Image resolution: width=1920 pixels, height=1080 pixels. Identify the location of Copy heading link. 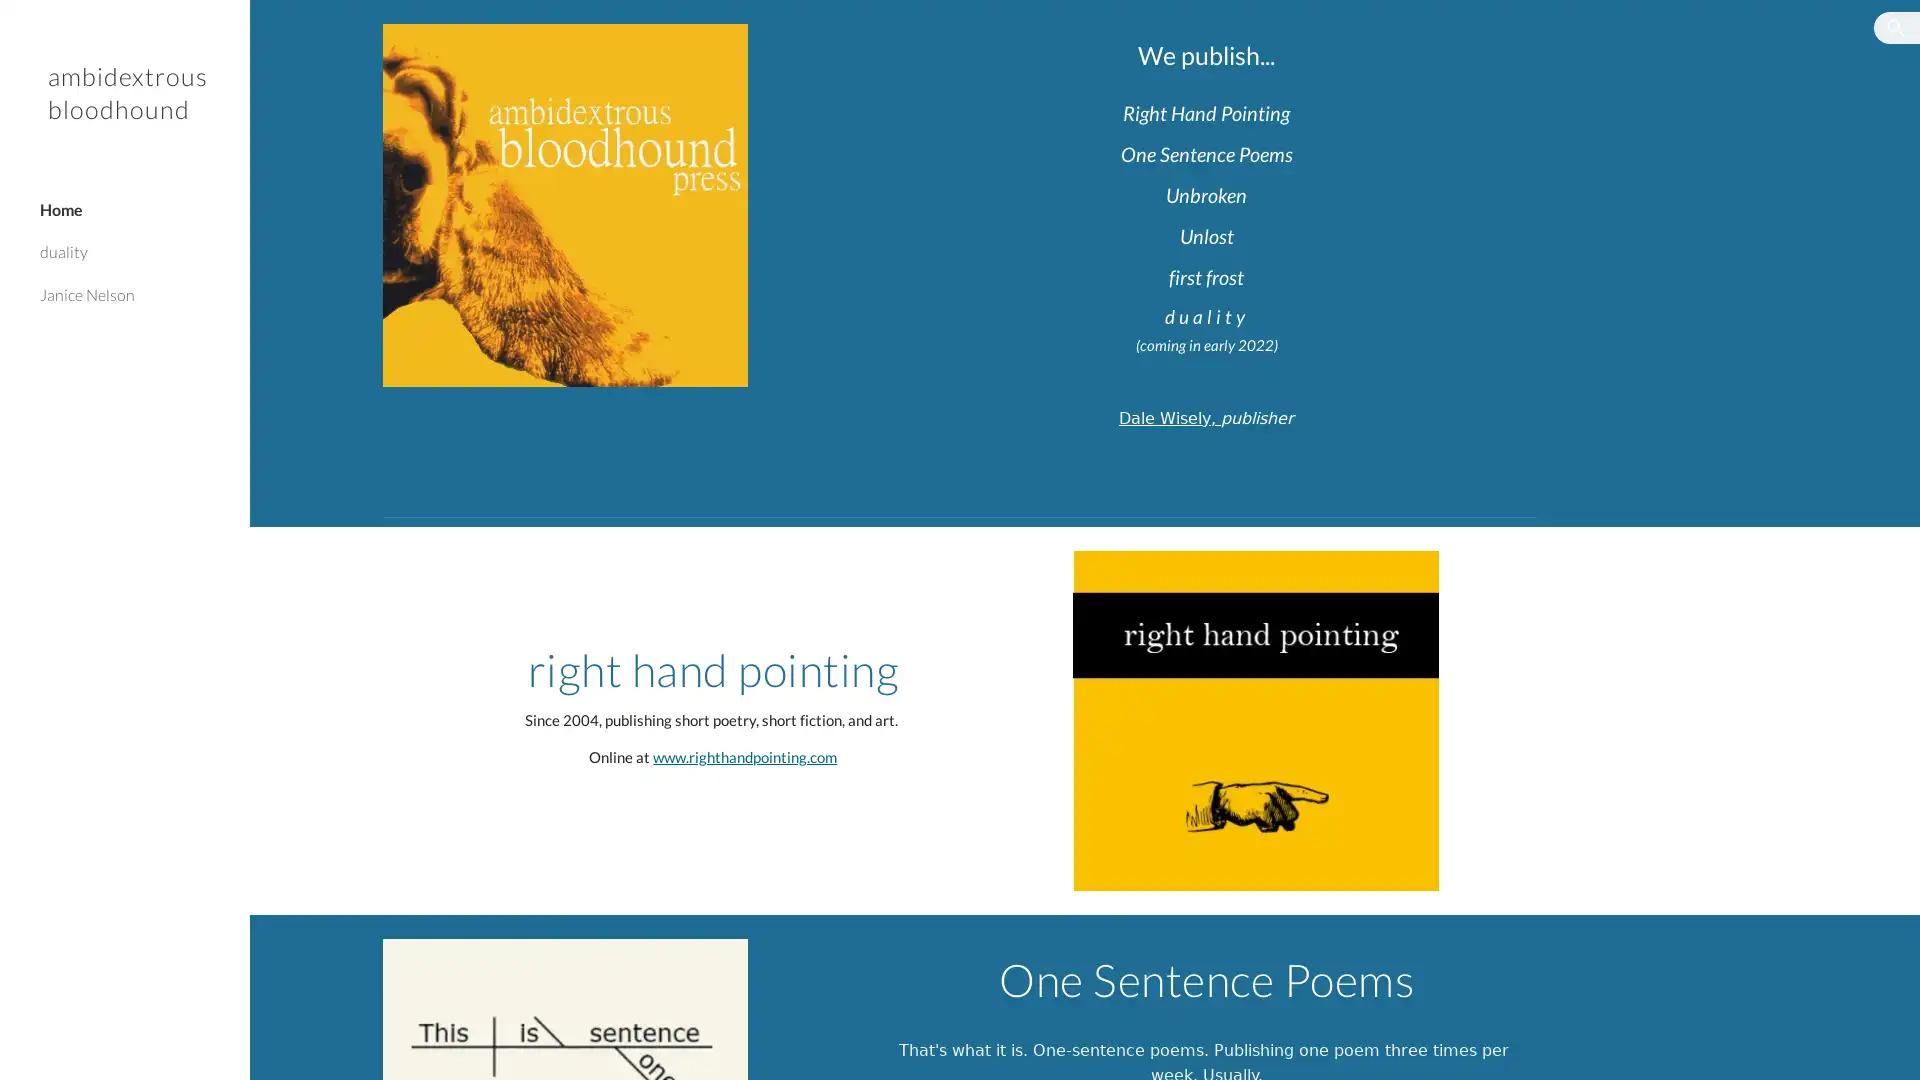
(1421, 53).